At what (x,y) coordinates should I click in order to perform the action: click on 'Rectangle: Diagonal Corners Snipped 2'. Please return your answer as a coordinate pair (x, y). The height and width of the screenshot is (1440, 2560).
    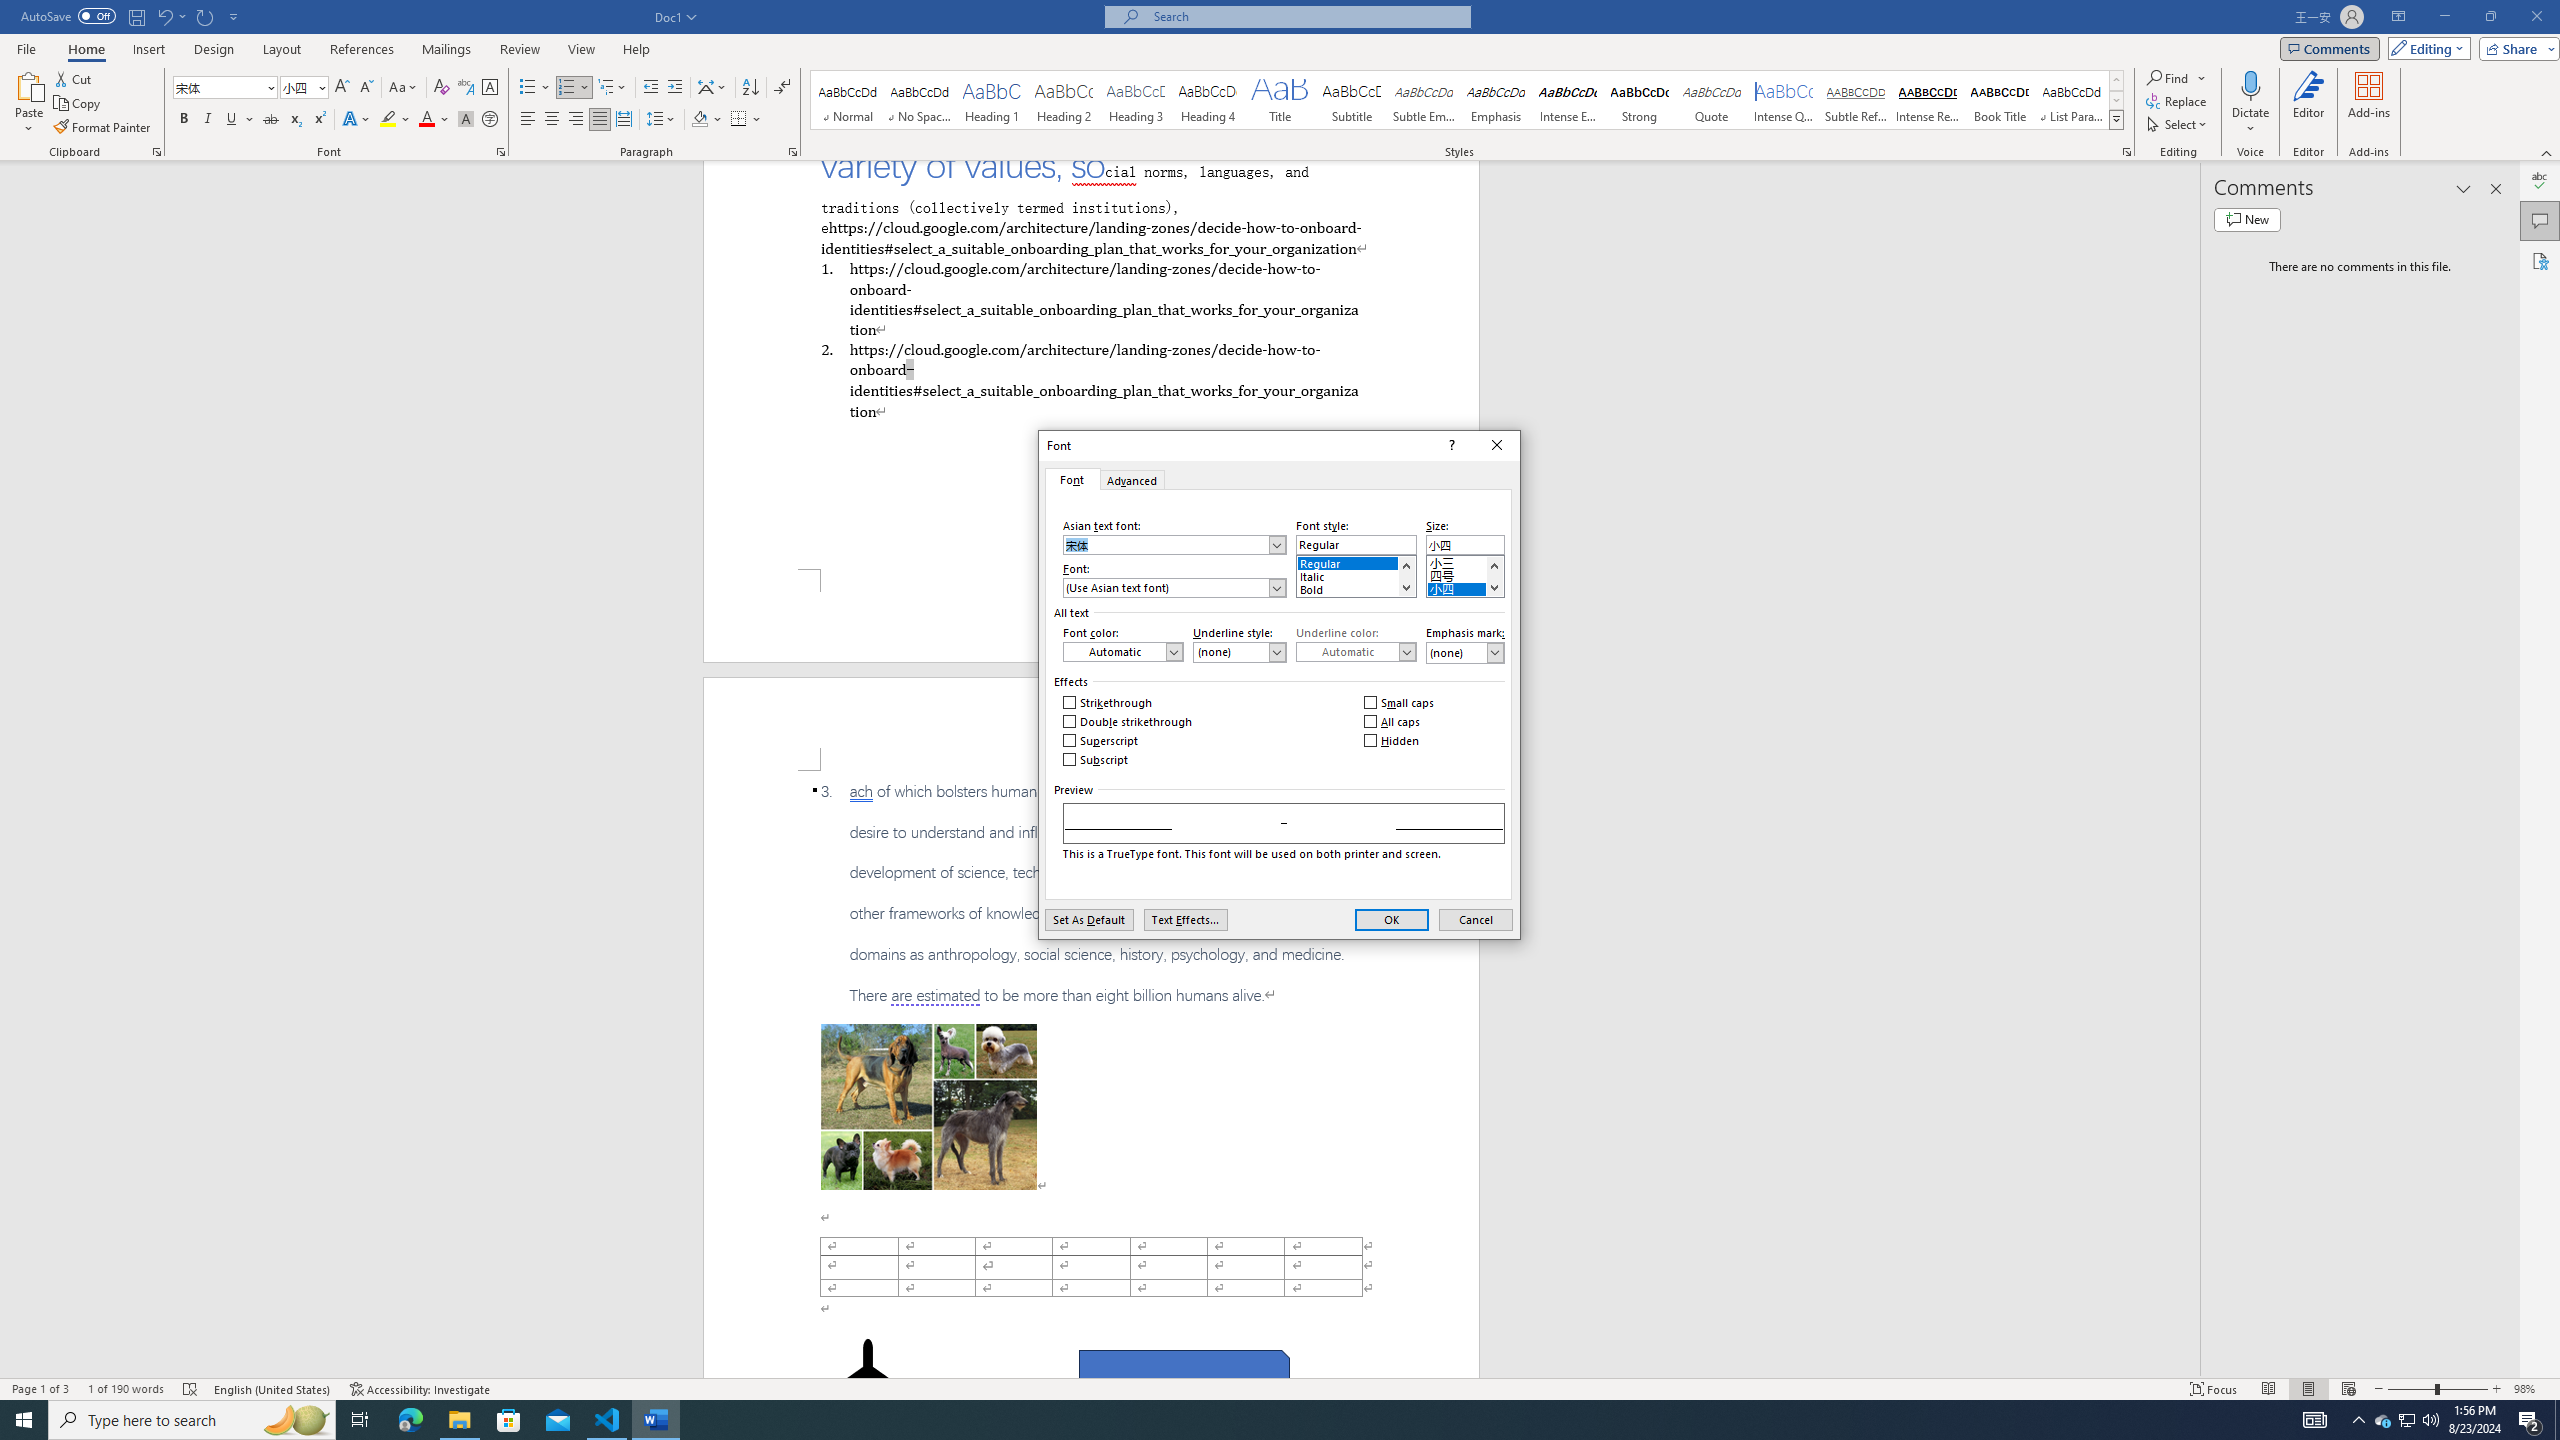
    Looking at the image, I should click on (1183, 1372).